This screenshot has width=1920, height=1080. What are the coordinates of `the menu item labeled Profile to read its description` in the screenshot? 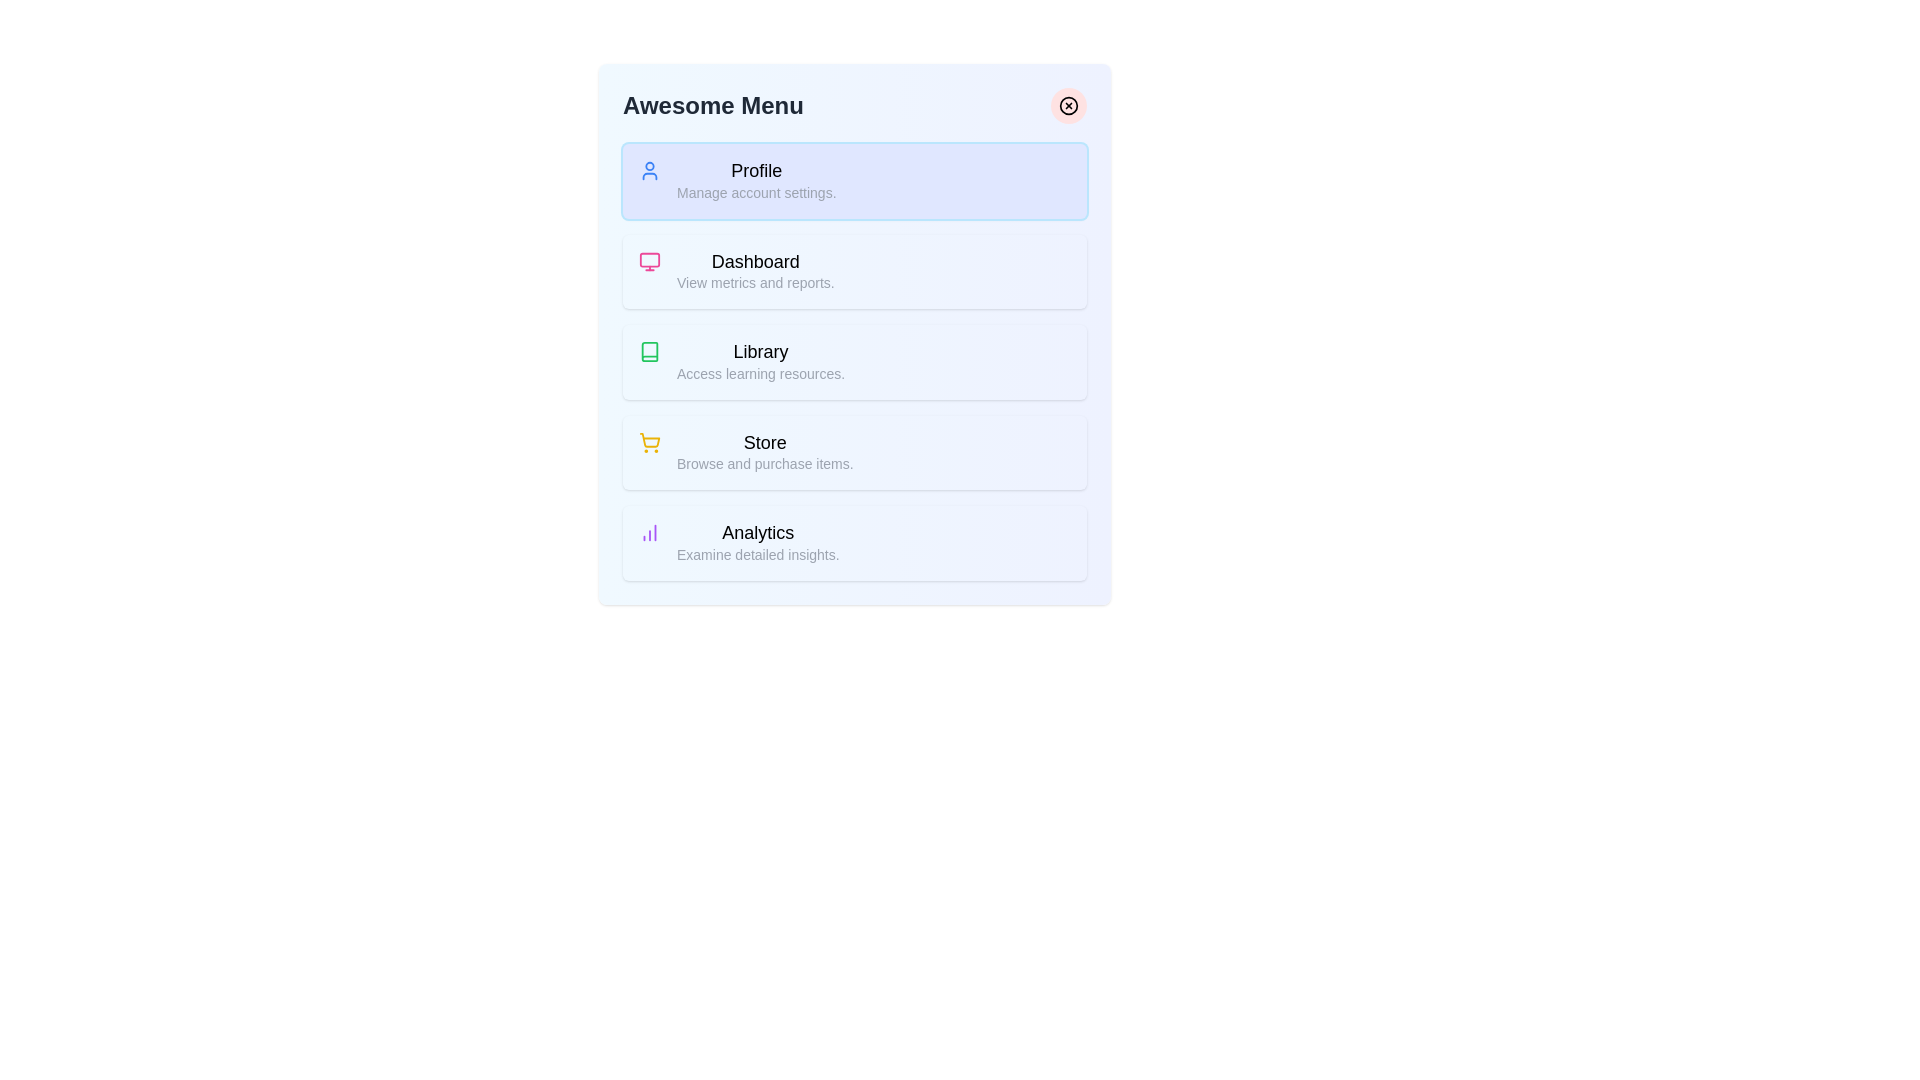 It's located at (748, 180).